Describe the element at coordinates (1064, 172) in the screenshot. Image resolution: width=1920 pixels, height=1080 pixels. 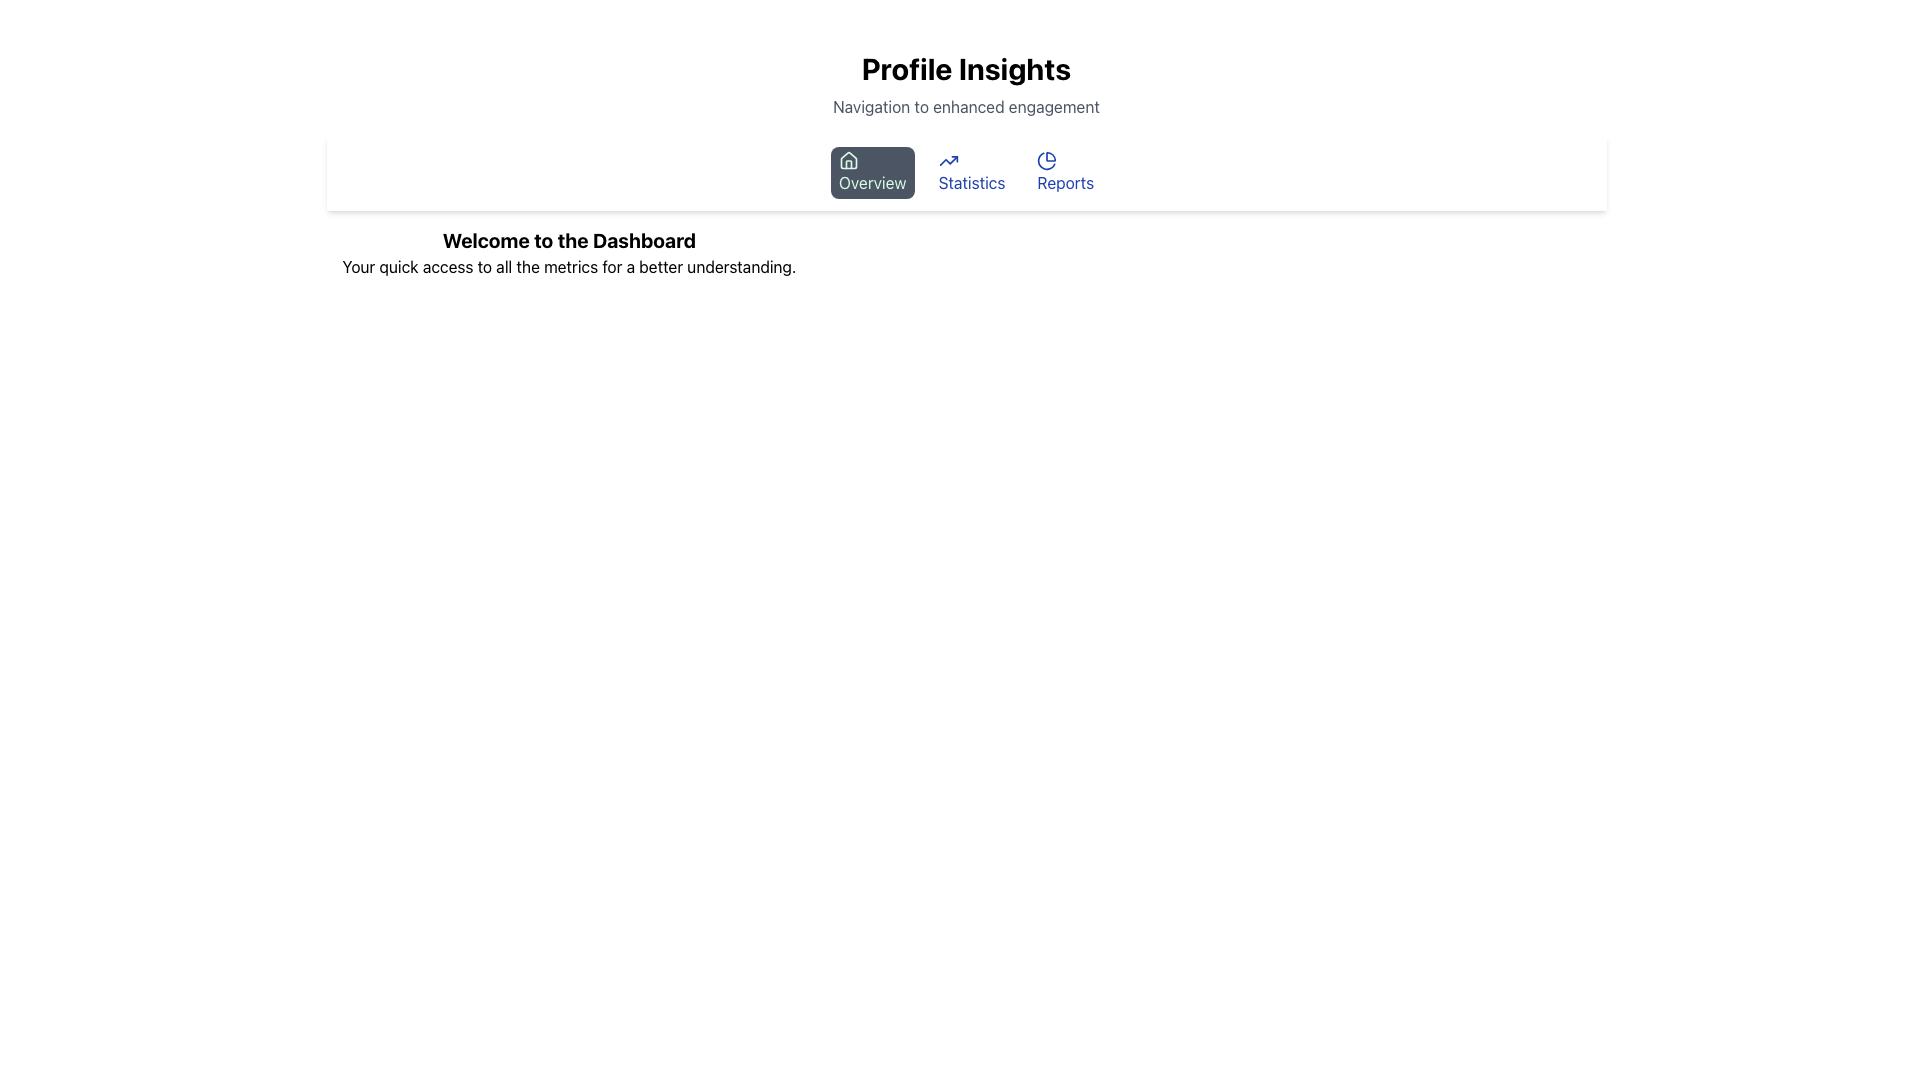
I see `the 'Reports' button, which is the third button in the sequence of three buttons below the 'Profile Insights' header` at that location.